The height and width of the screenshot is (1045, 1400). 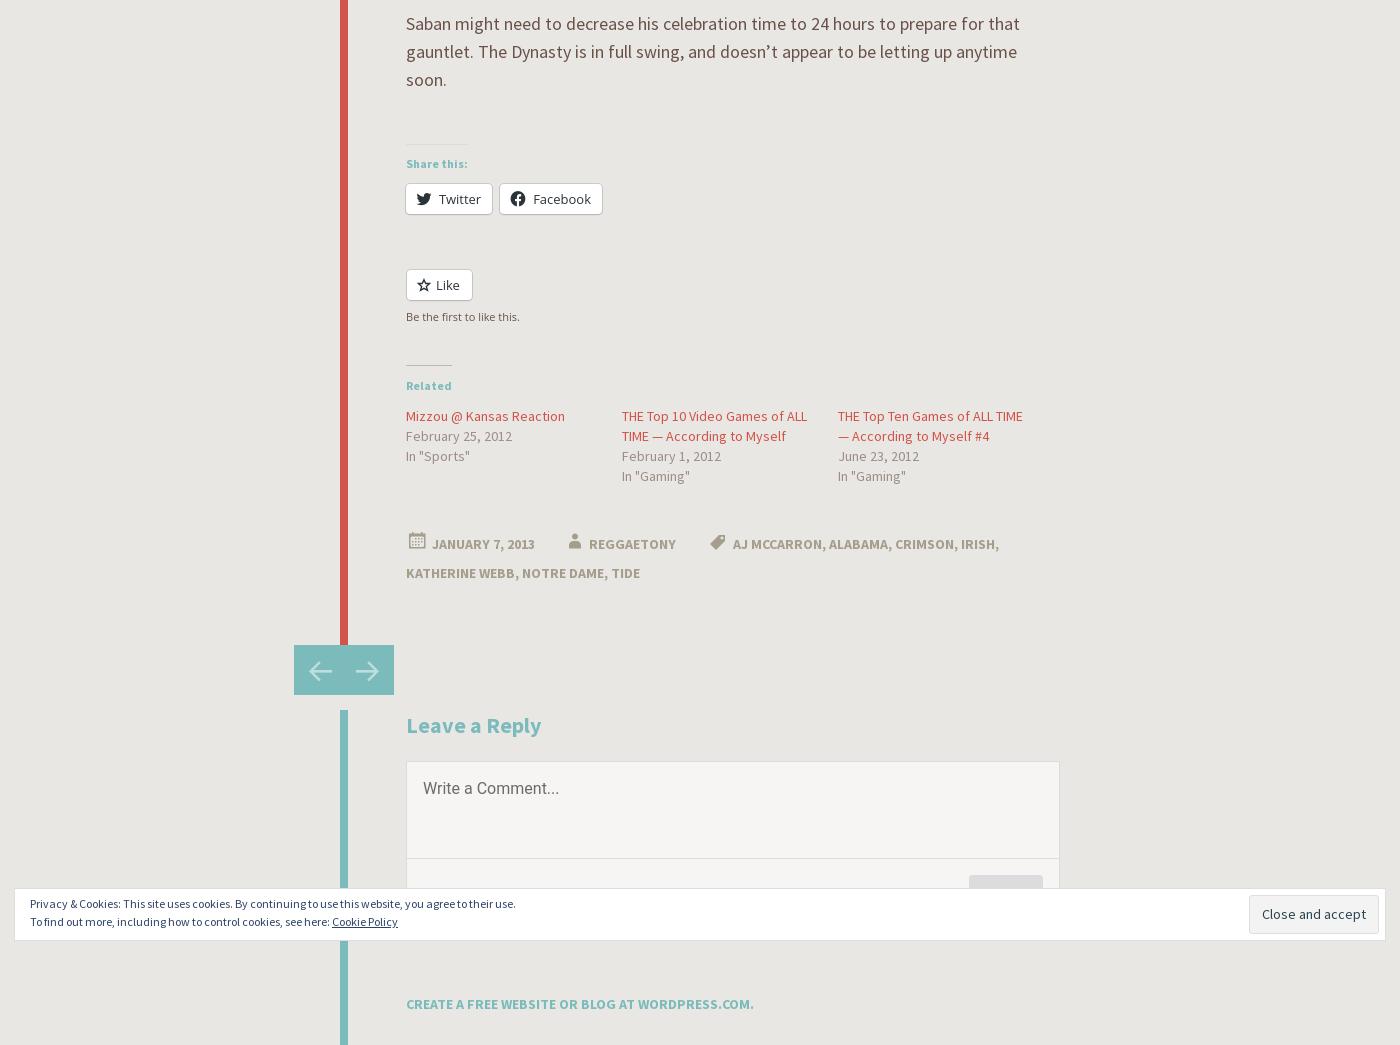 I want to click on 'Share this:', so click(x=436, y=162).